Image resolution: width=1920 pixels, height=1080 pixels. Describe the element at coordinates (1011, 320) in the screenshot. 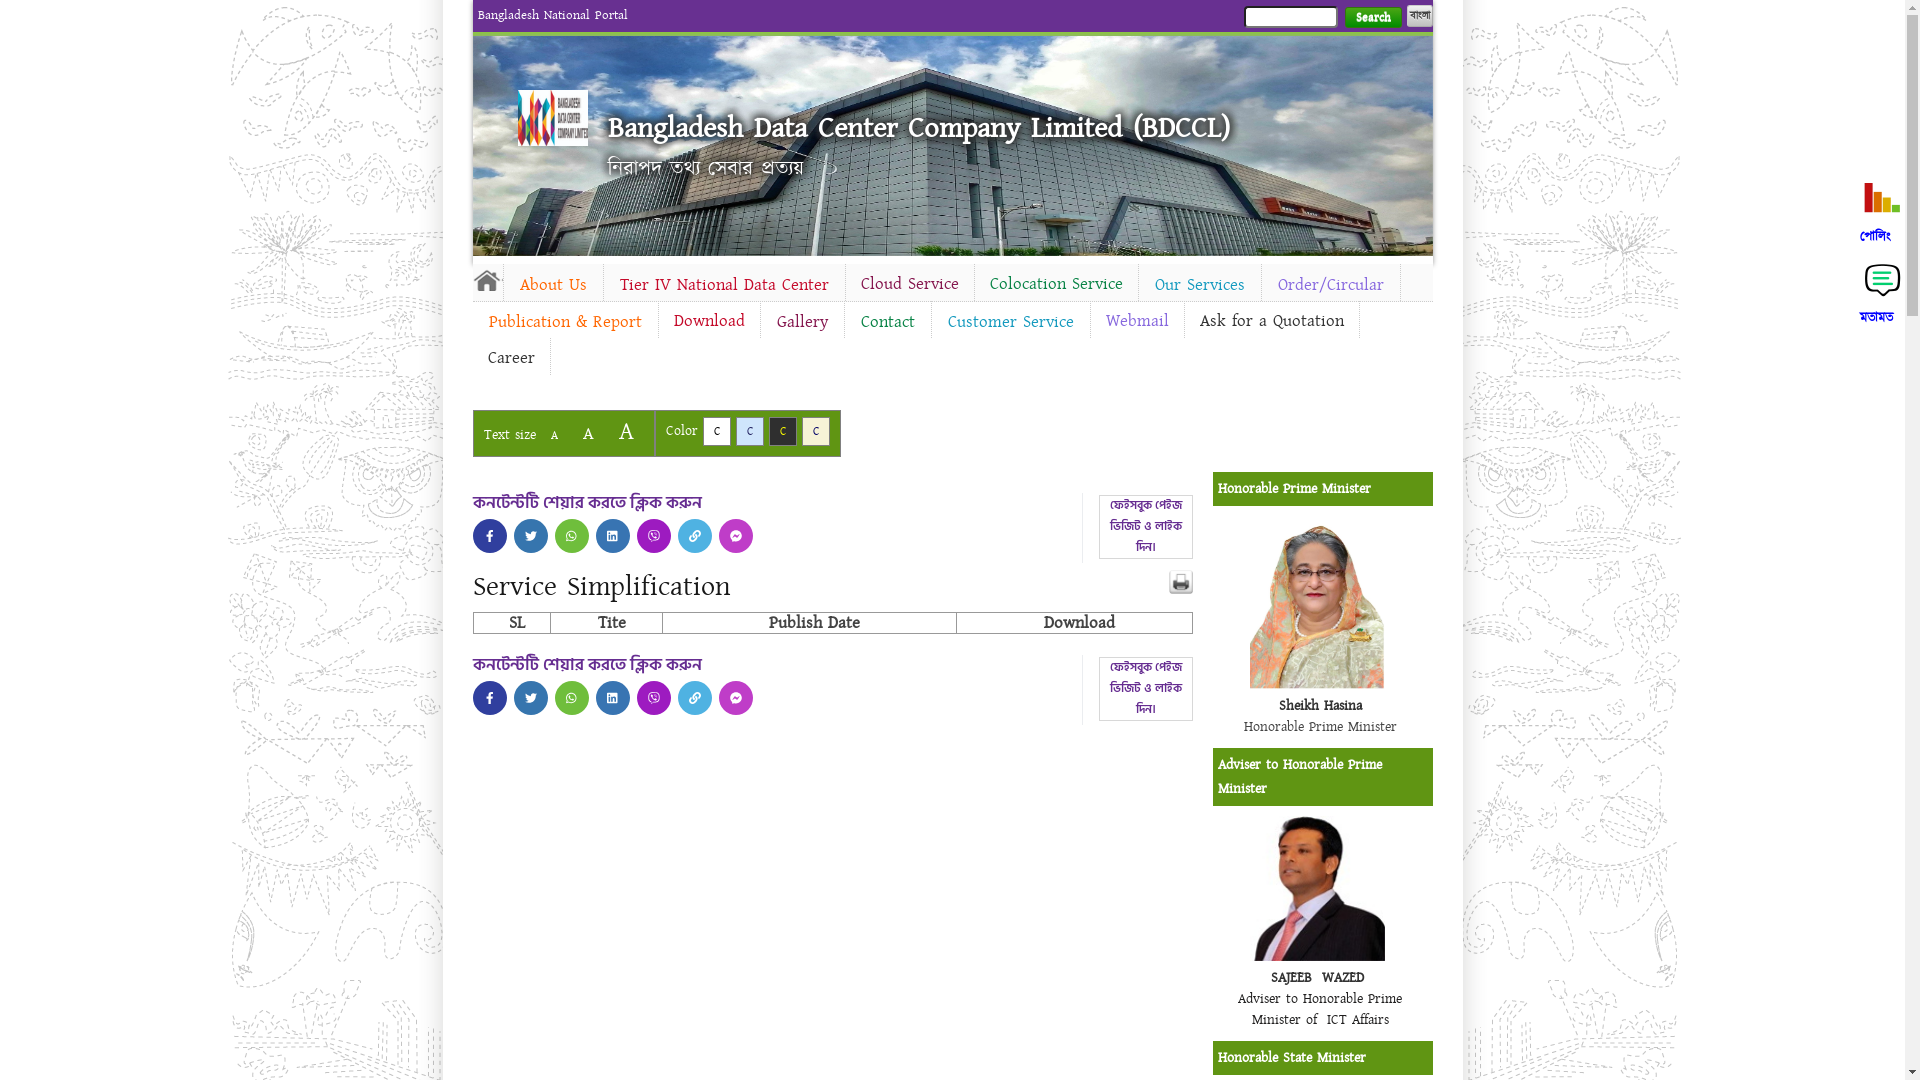

I see `'Customer Service'` at that location.